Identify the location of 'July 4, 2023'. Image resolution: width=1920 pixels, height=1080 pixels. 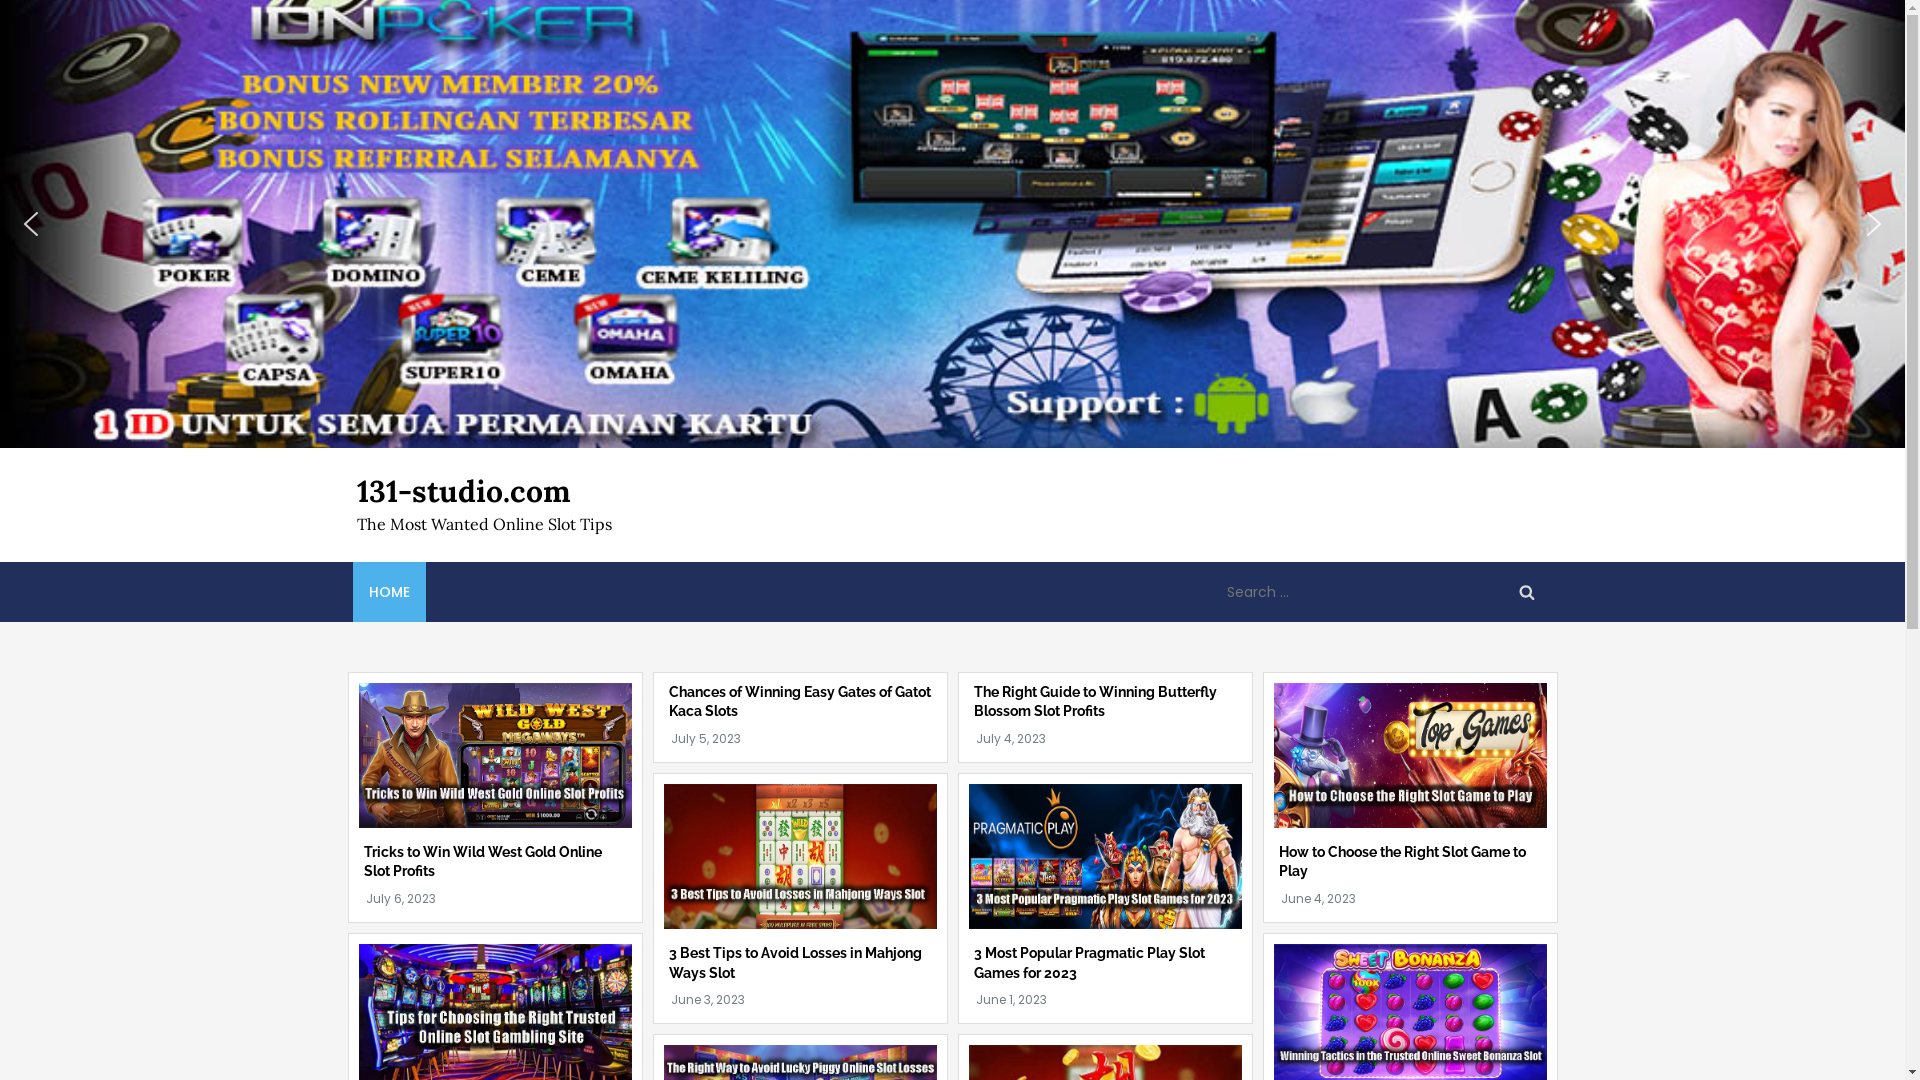
(1011, 738).